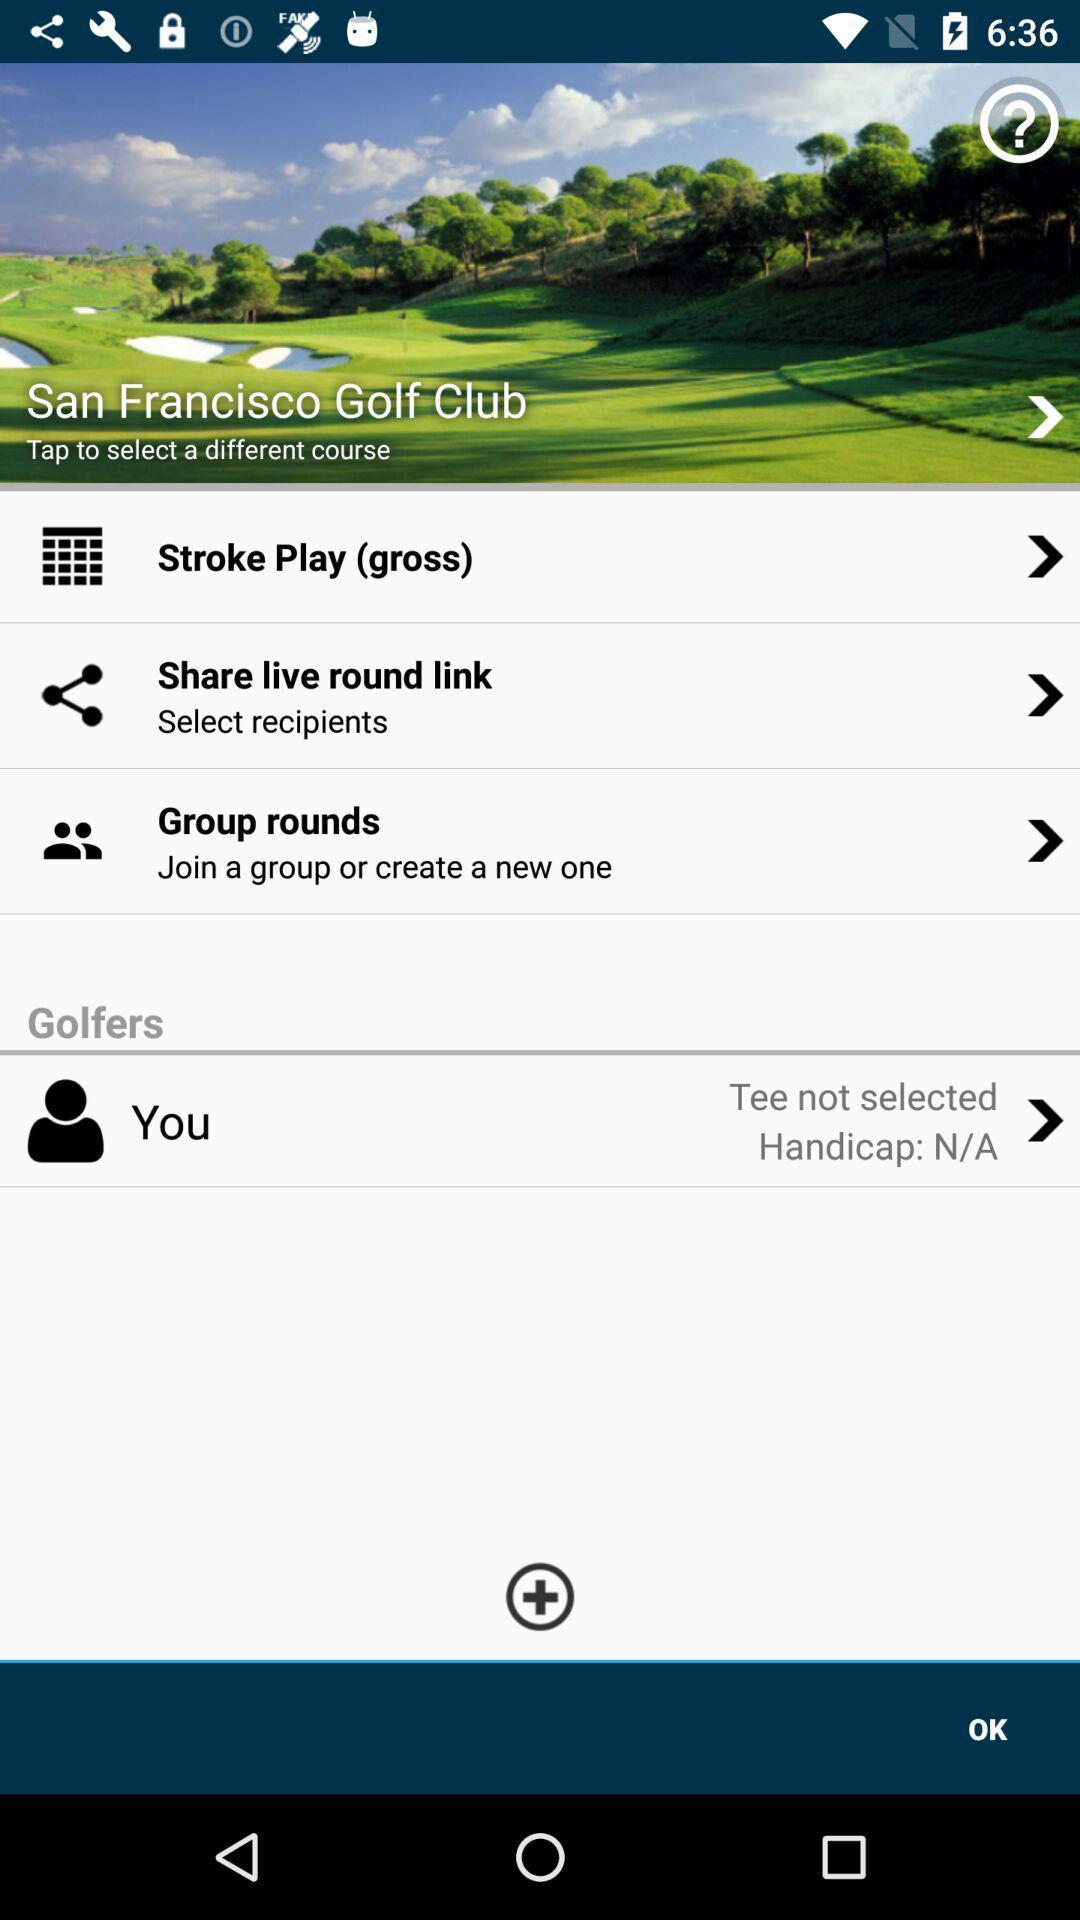 The height and width of the screenshot is (1920, 1080). I want to click on about option, so click(1019, 122).